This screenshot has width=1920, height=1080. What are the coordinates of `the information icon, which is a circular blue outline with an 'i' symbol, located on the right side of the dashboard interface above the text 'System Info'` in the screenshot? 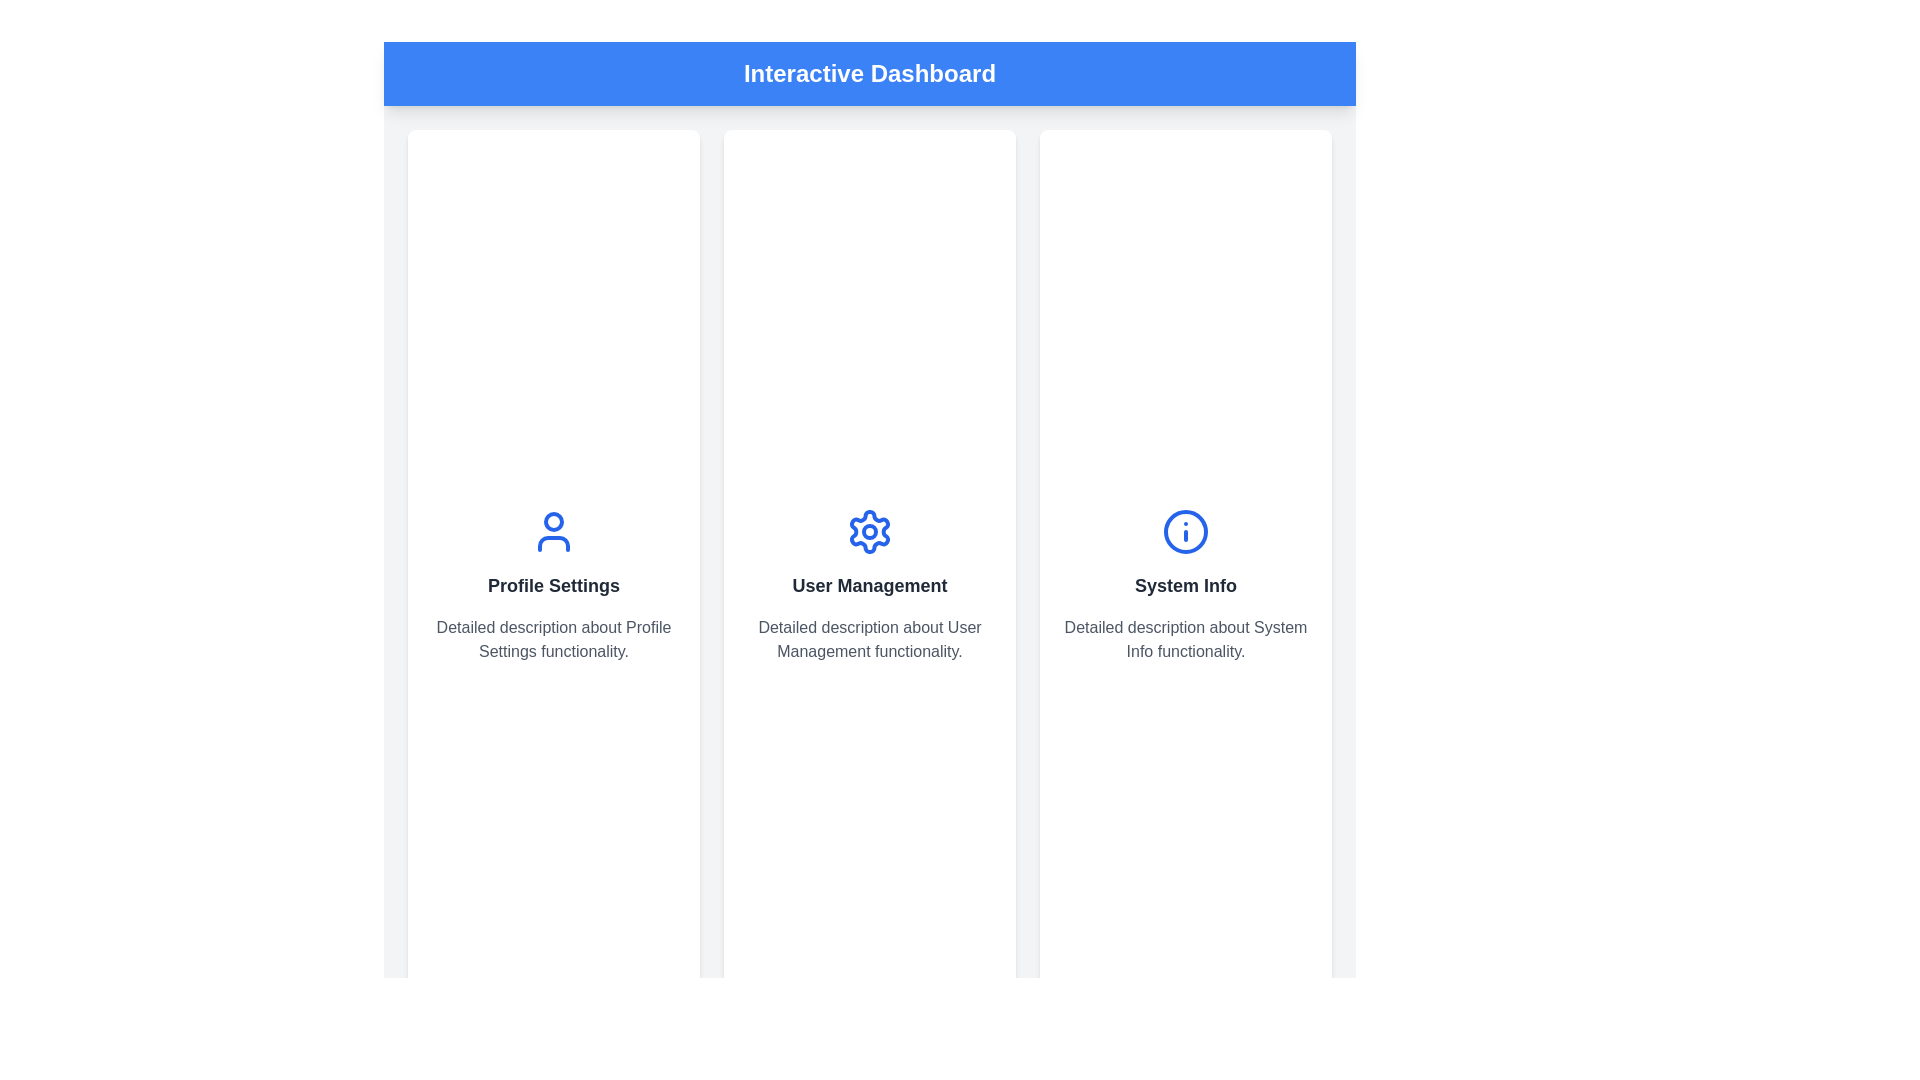 It's located at (1185, 531).